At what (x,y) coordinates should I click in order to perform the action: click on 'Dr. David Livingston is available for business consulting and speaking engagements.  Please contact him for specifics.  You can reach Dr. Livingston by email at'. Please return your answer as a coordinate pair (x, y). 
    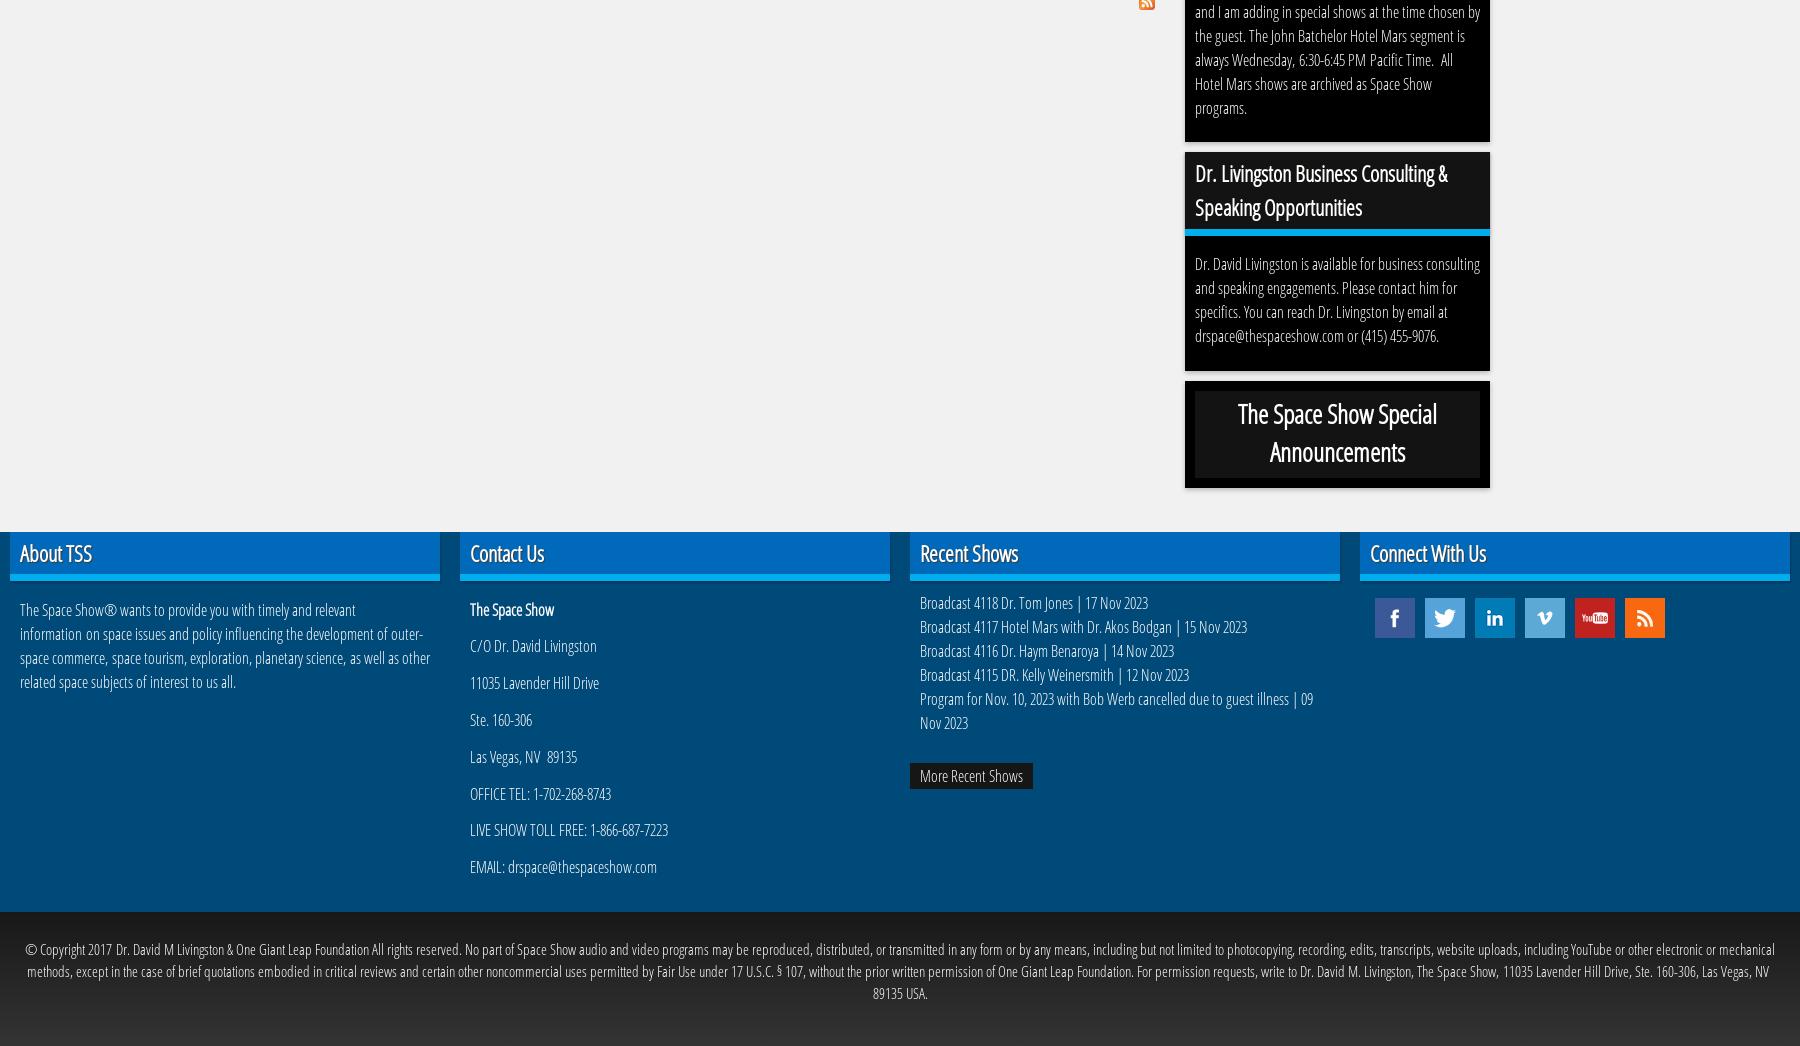
    Looking at the image, I should click on (1337, 287).